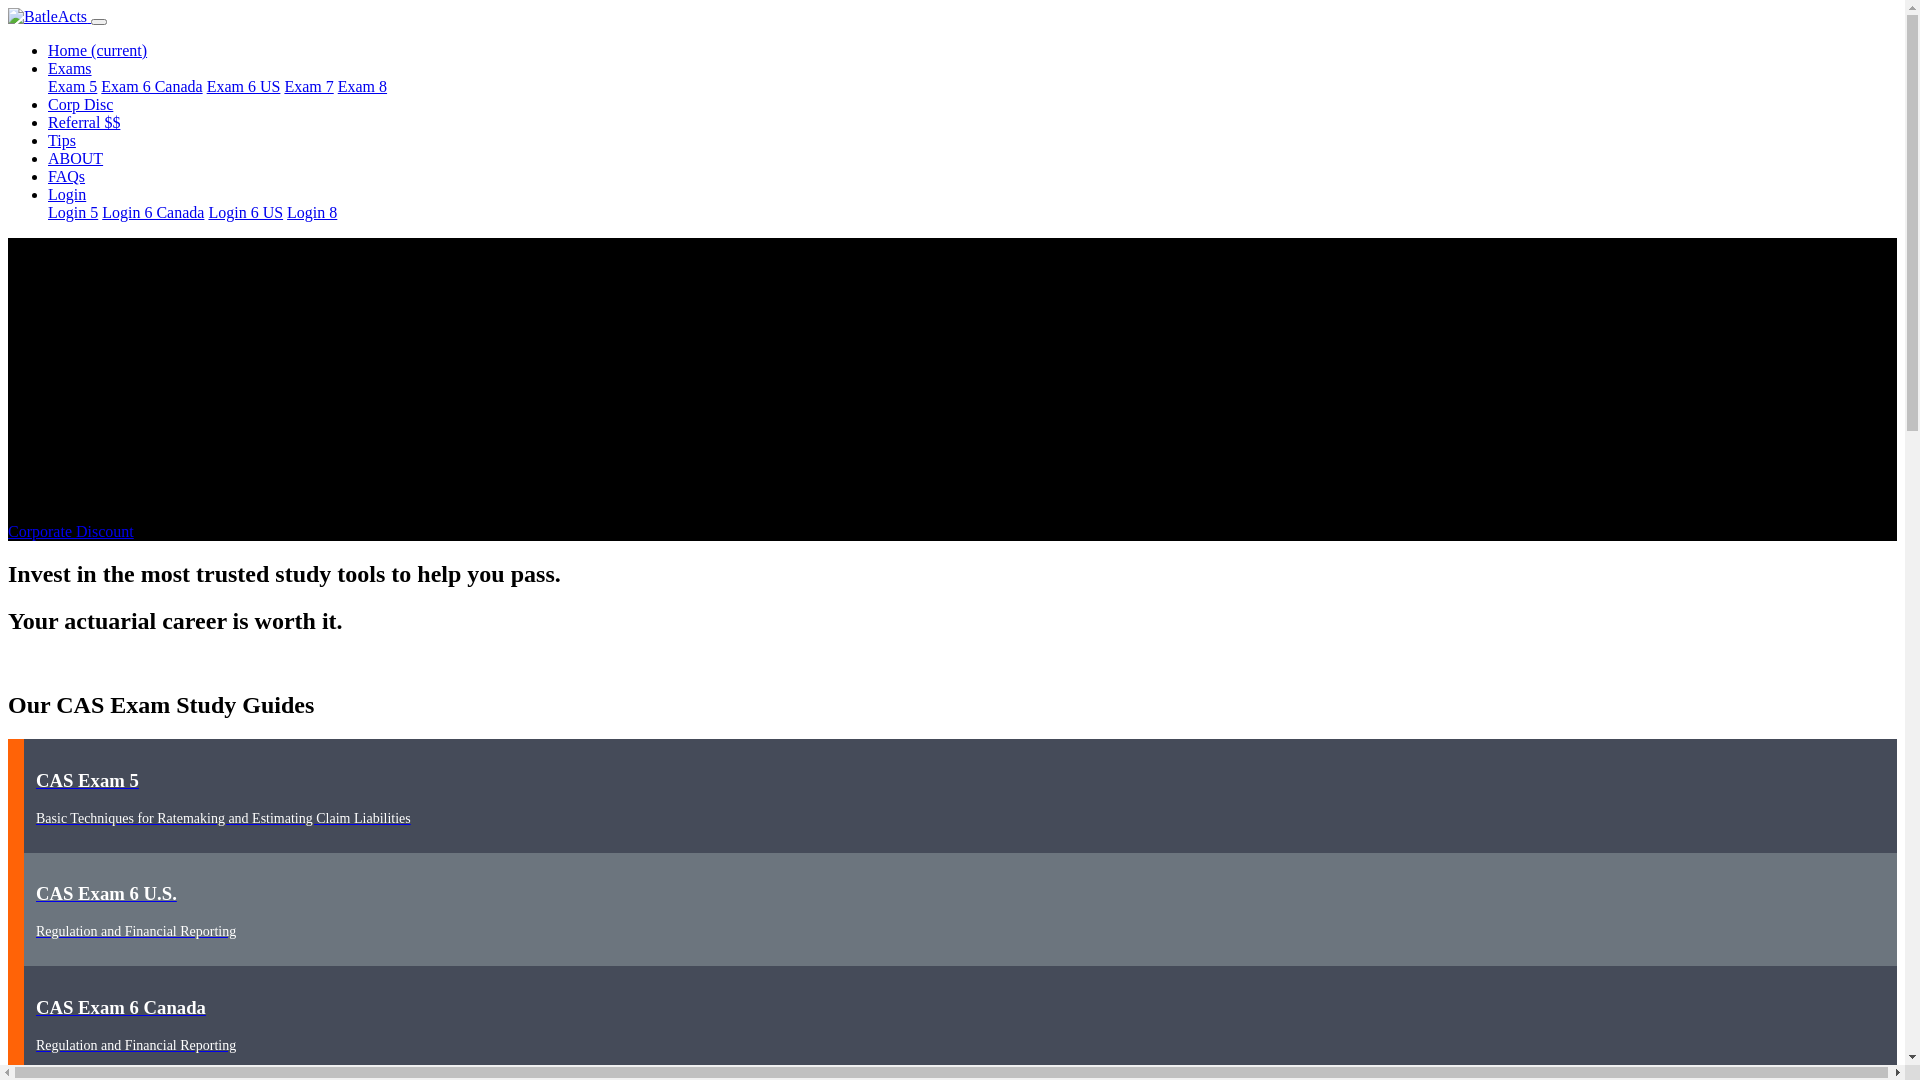 Image resolution: width=1920 pixels, height=1080 pixels. I want to click on 'Exam 5', so click(48, 85).